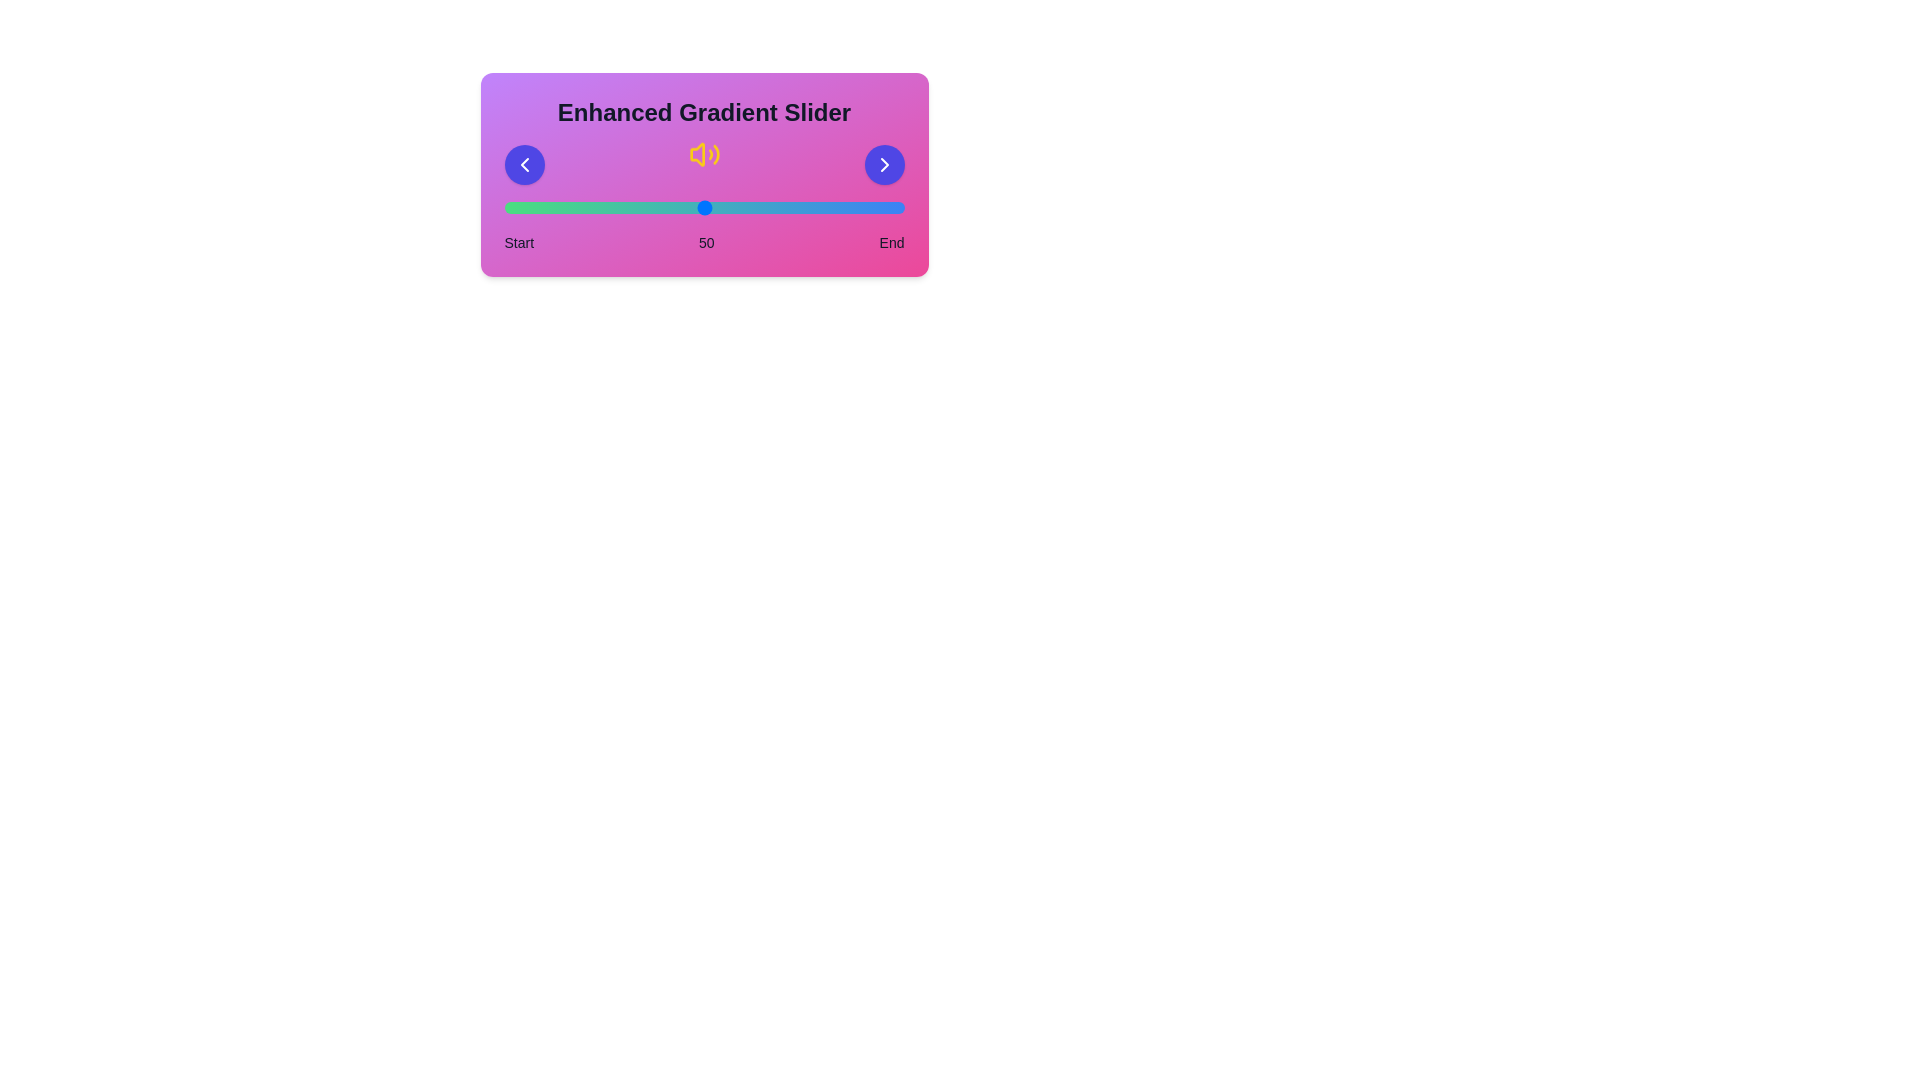  Describe the element at coordinates (524, 164) in the screenshot. I see `left arrow button to decrease the slider value` at that location.